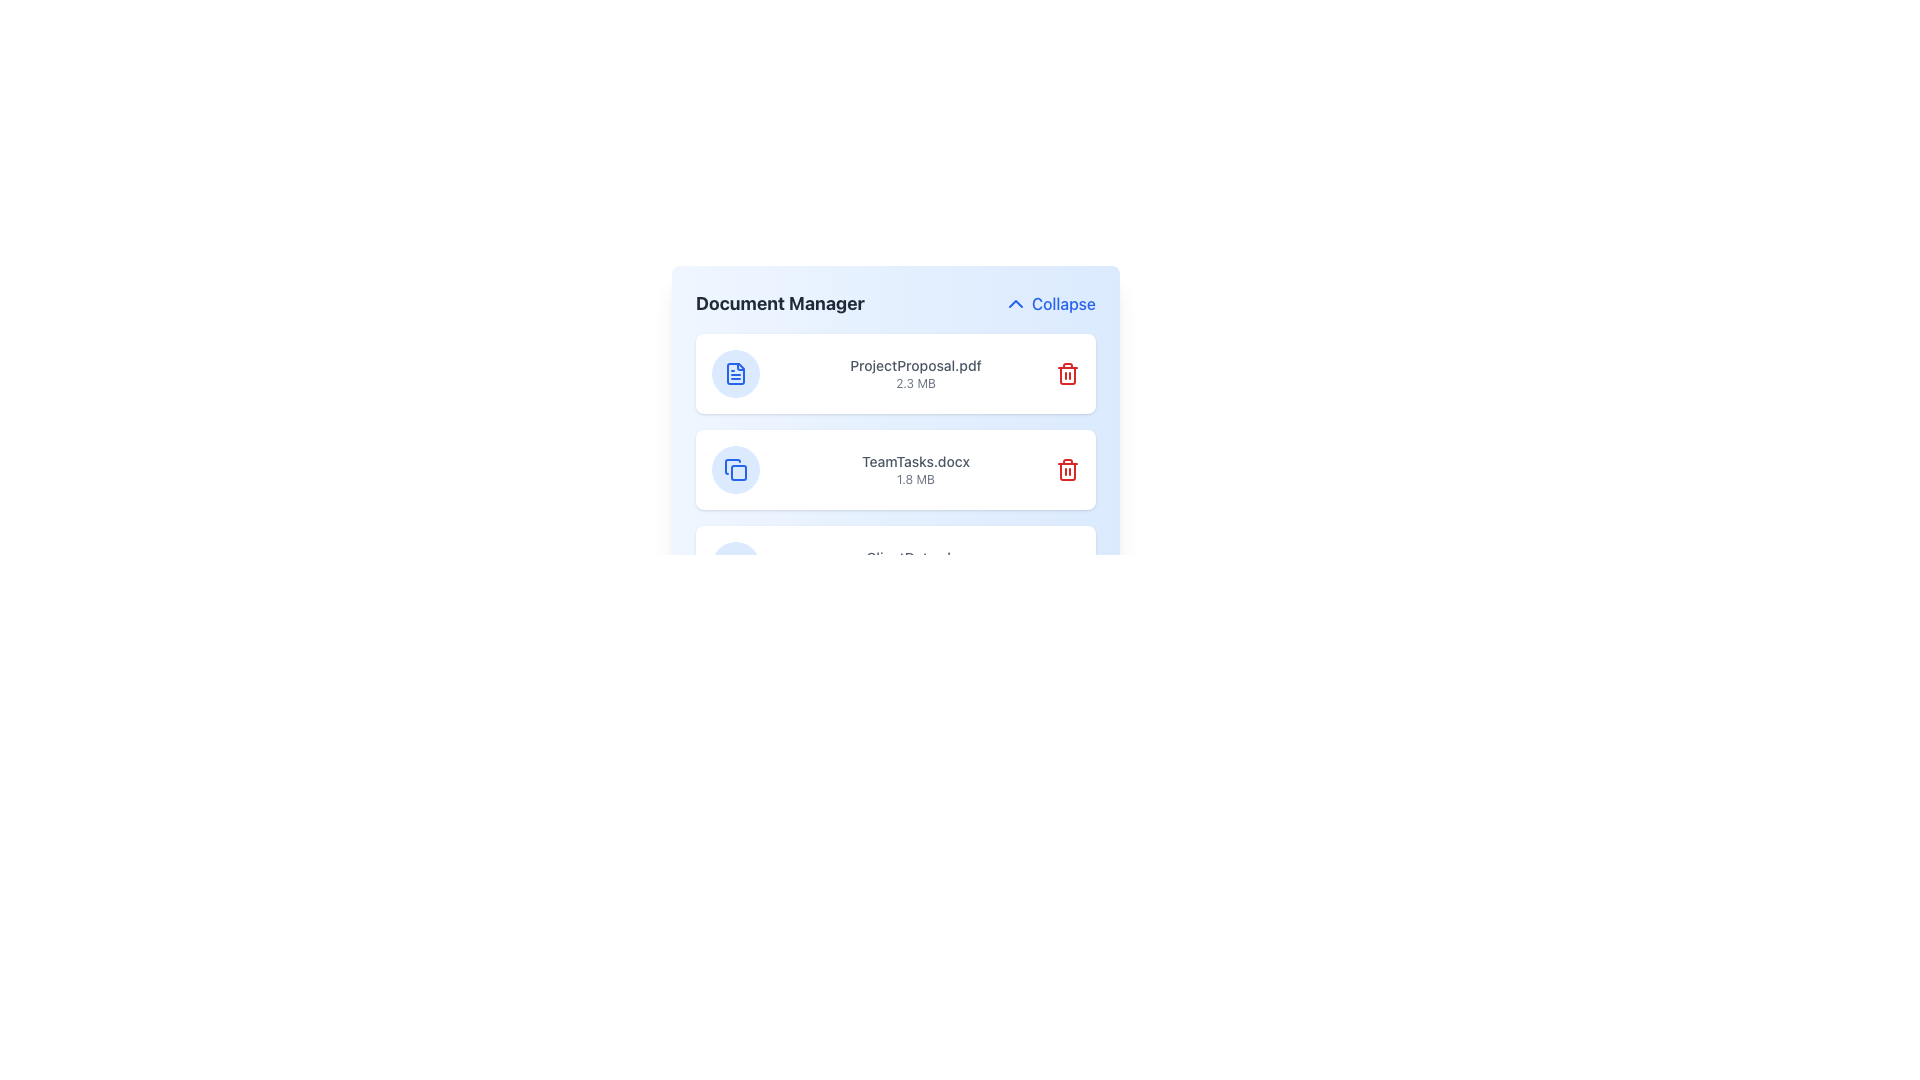 This screenshot has height=1080, width=1920. Describe the element at coordinates (734, 470) in the screenshot. I see `the graphical icon representing two overlapping rectangles with blue outlines, located to the left of the document name 'TeamTasks.docx', to initiate the copy action` at that location.